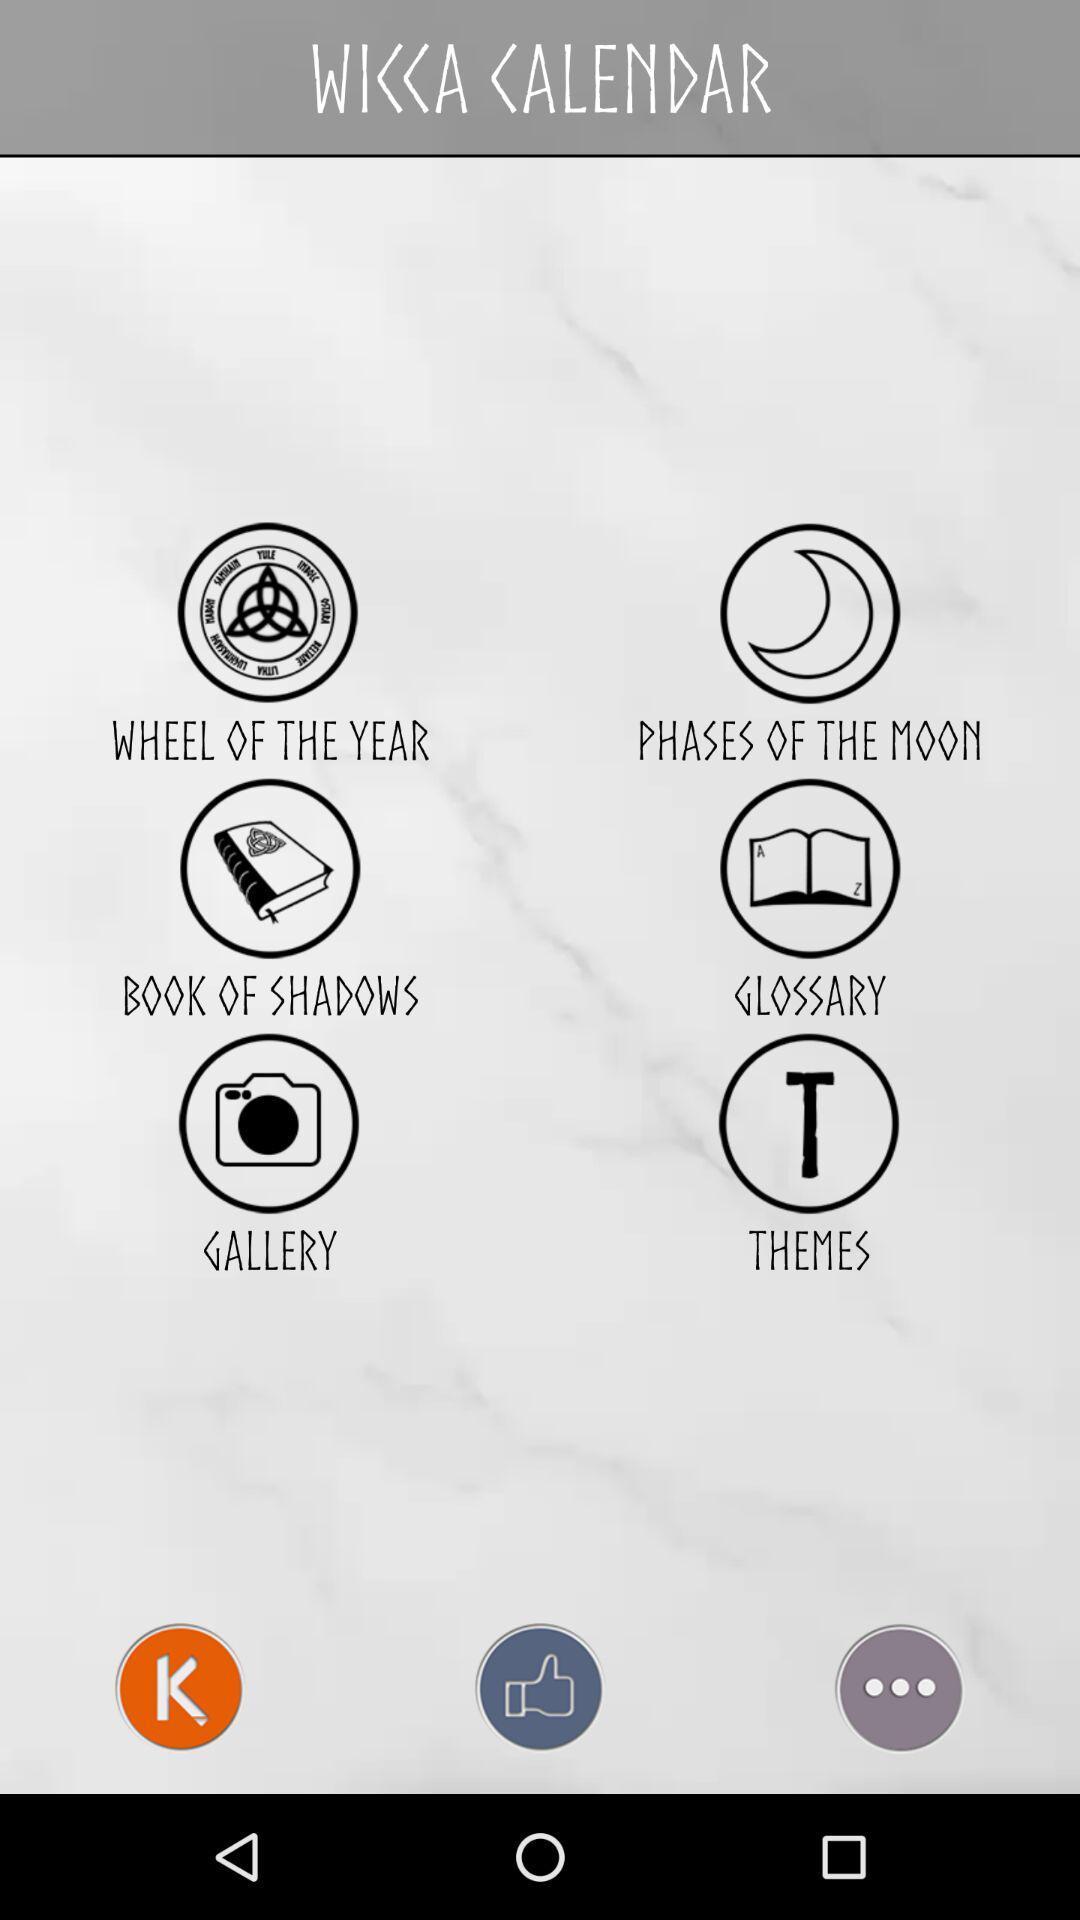 The width and height of the screenshot is (1080, 1920). Describe the element at coordinates (540, 1687) in the screenshot. I see `the item below the gallery icon` at that location.